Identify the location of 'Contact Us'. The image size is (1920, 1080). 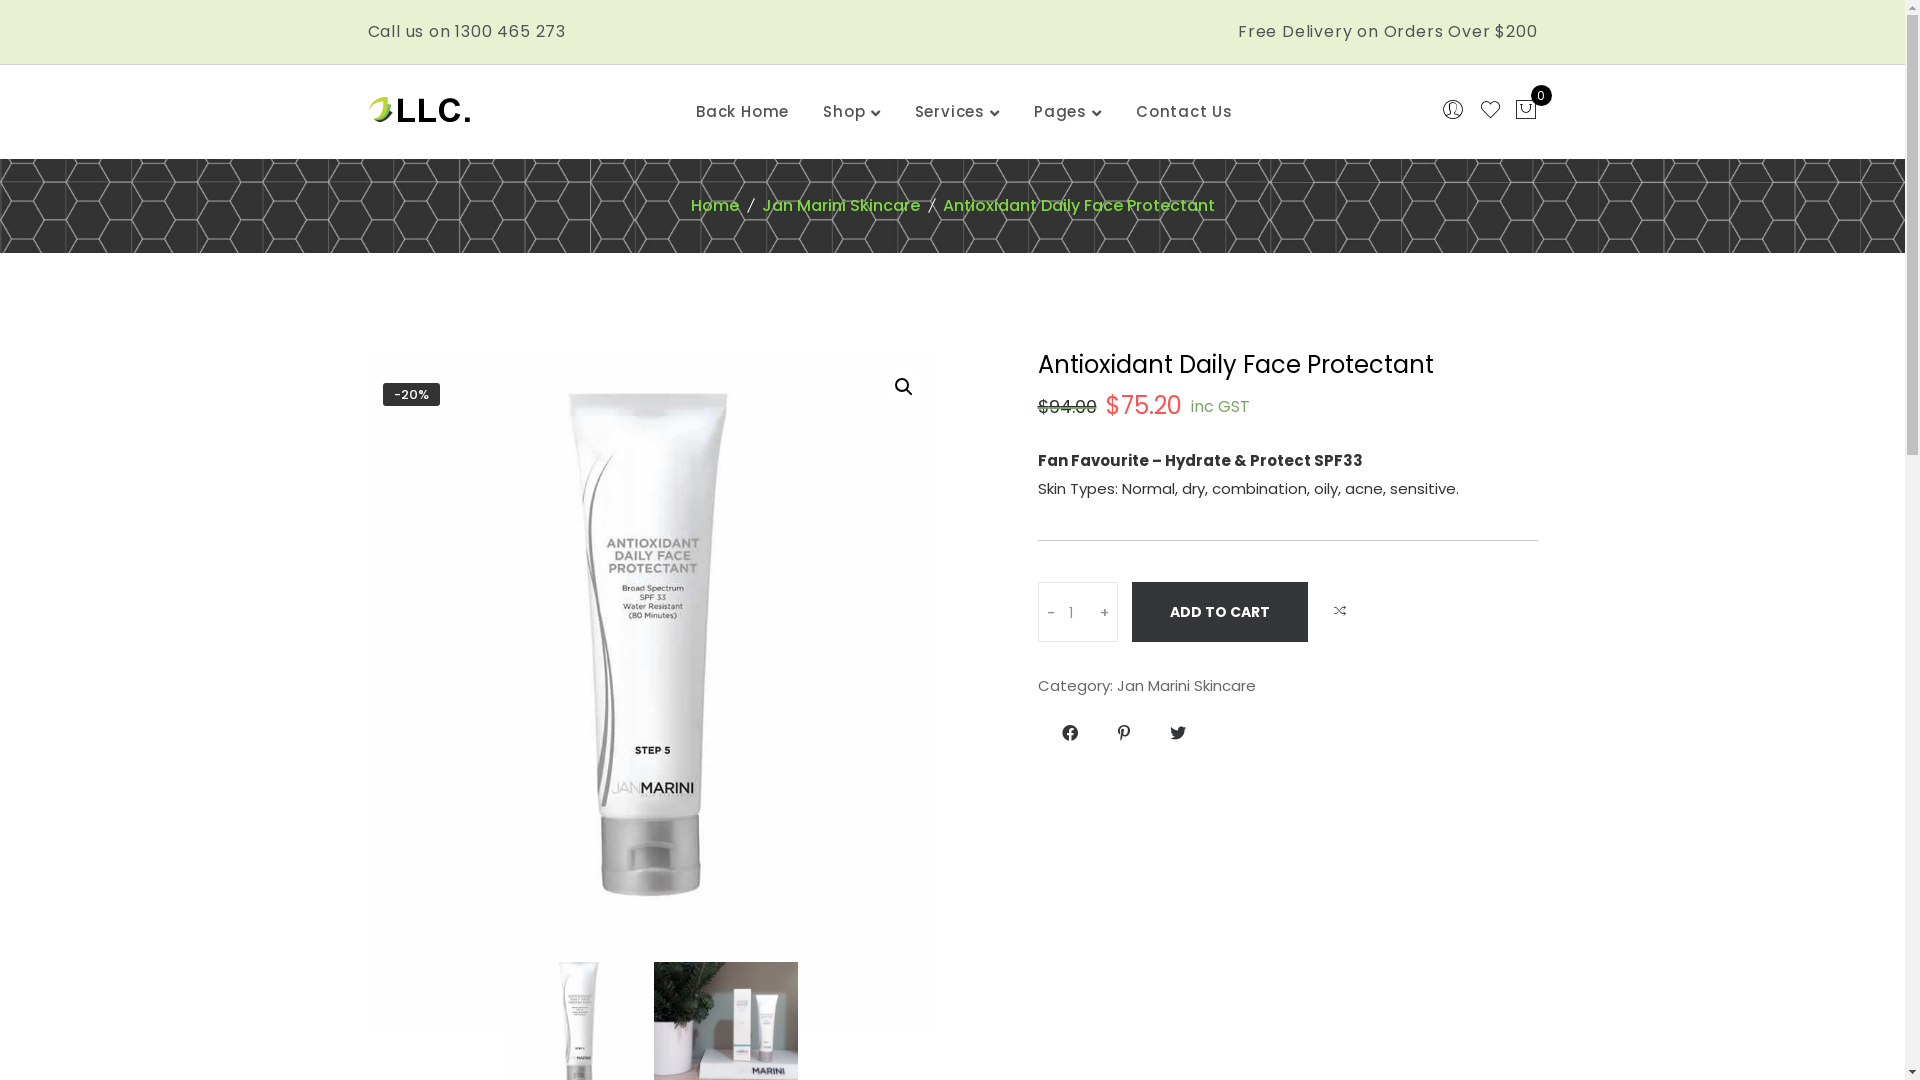
(1184, 111).